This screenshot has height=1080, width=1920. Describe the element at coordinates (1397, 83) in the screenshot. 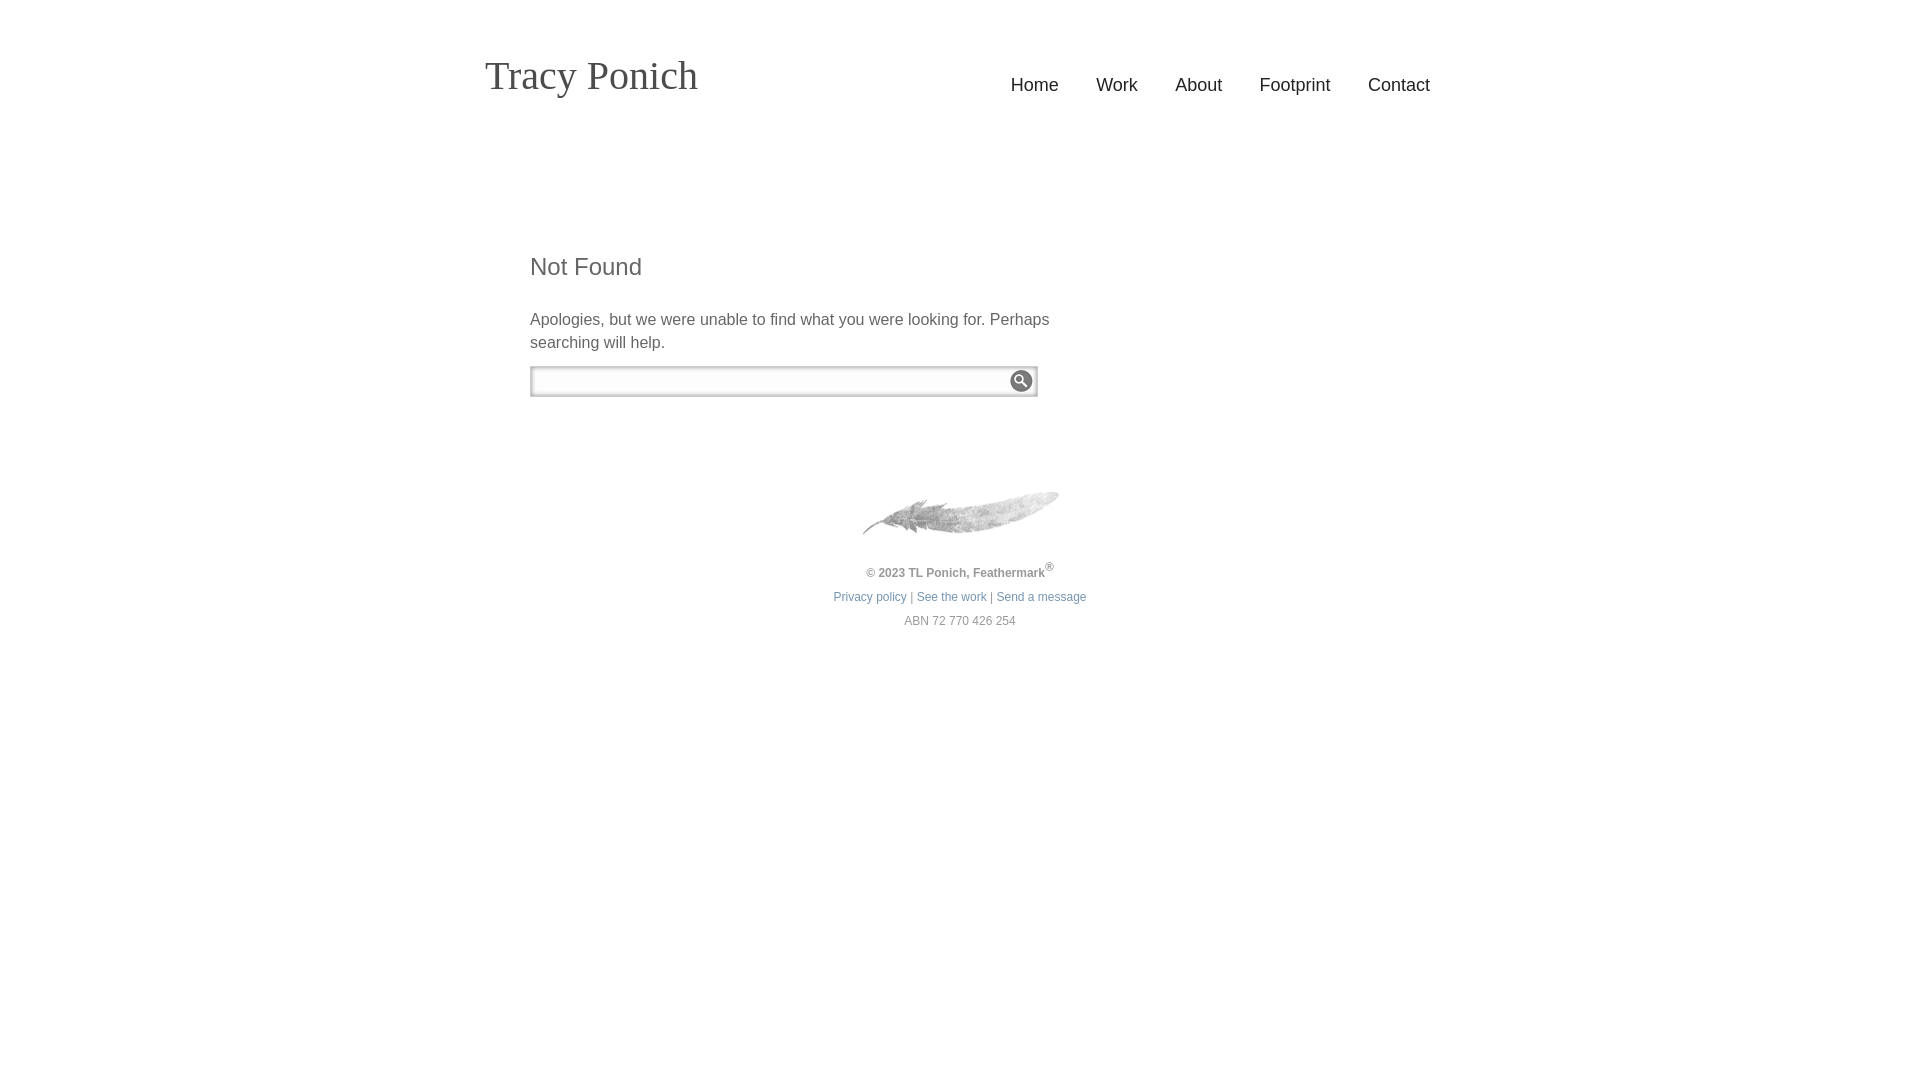

I see `'Contact'` at that location.